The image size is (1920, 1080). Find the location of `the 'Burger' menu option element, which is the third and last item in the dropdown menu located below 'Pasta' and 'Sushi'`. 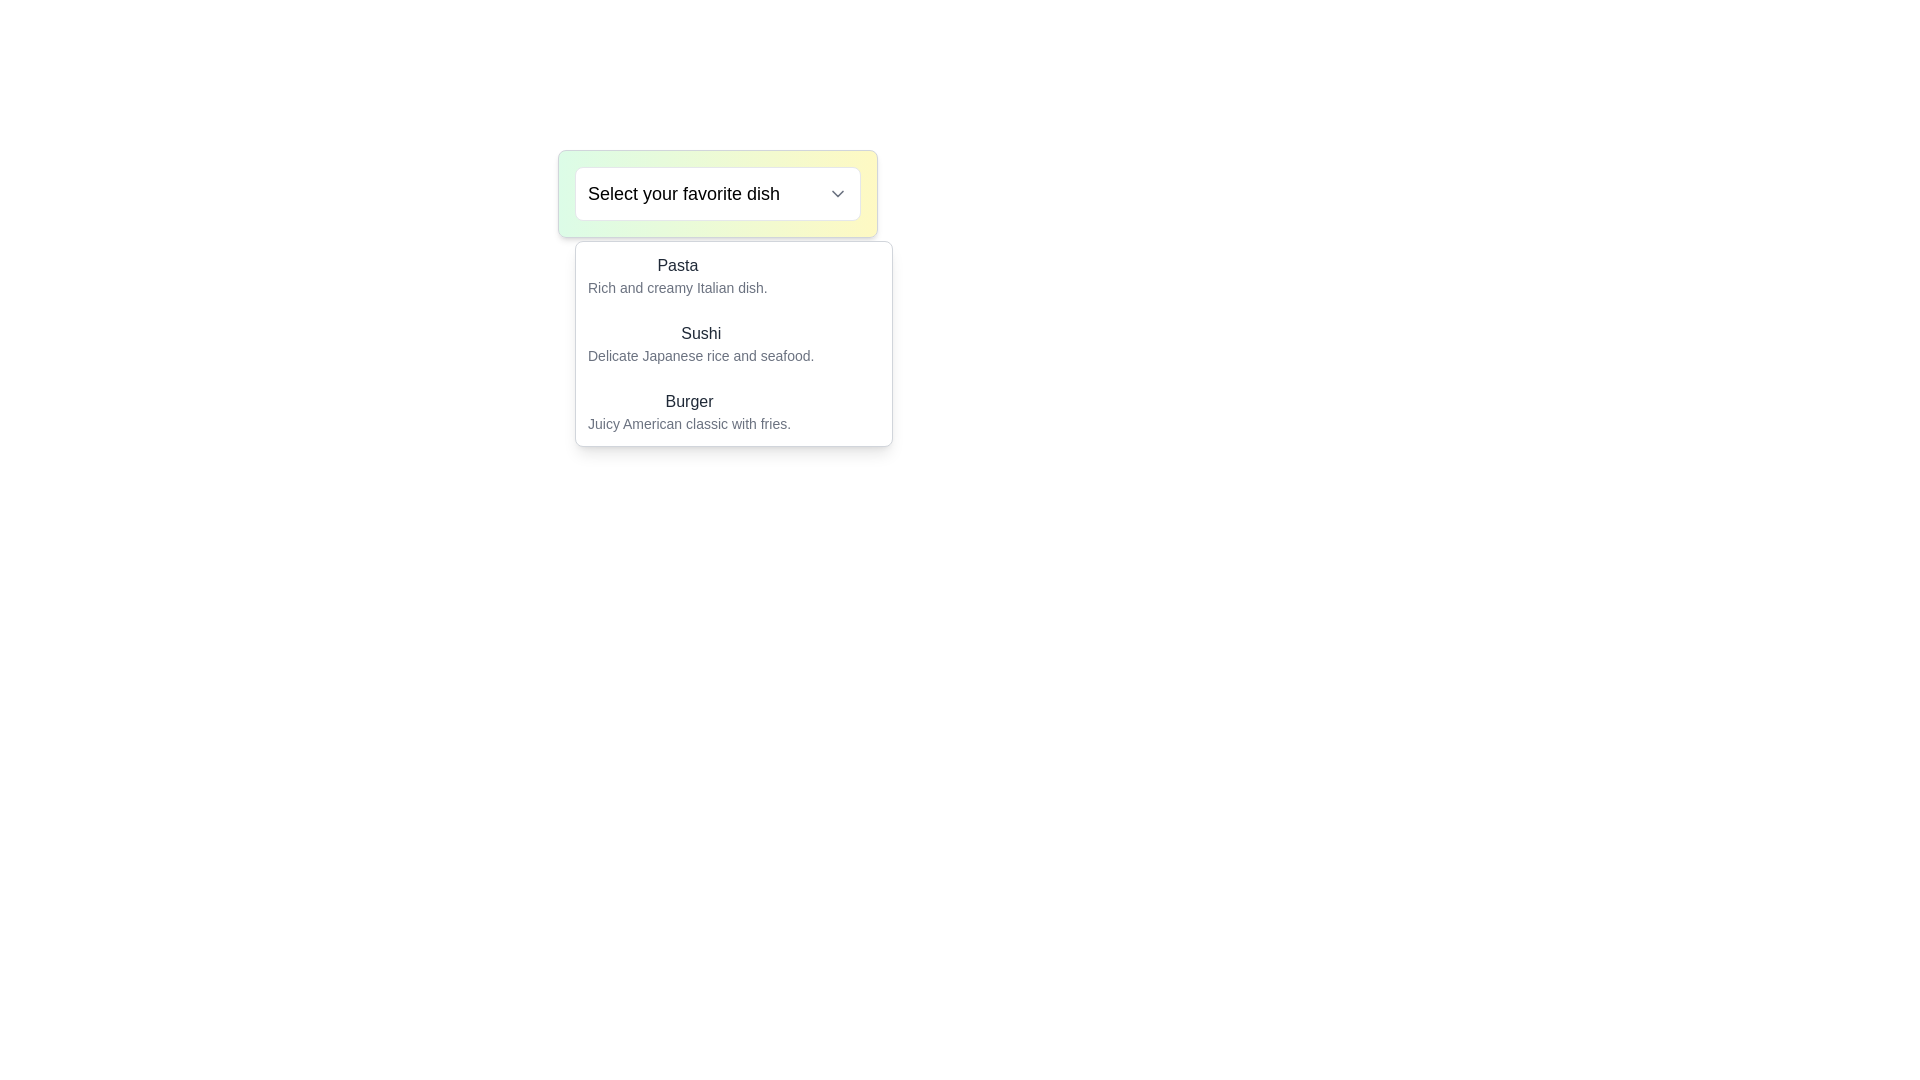

the 'Burger' menu option element, which is the third and last item in the dropdown menu located below 'Pasta' and 'Sushi' is located at coordinates (733, 411).